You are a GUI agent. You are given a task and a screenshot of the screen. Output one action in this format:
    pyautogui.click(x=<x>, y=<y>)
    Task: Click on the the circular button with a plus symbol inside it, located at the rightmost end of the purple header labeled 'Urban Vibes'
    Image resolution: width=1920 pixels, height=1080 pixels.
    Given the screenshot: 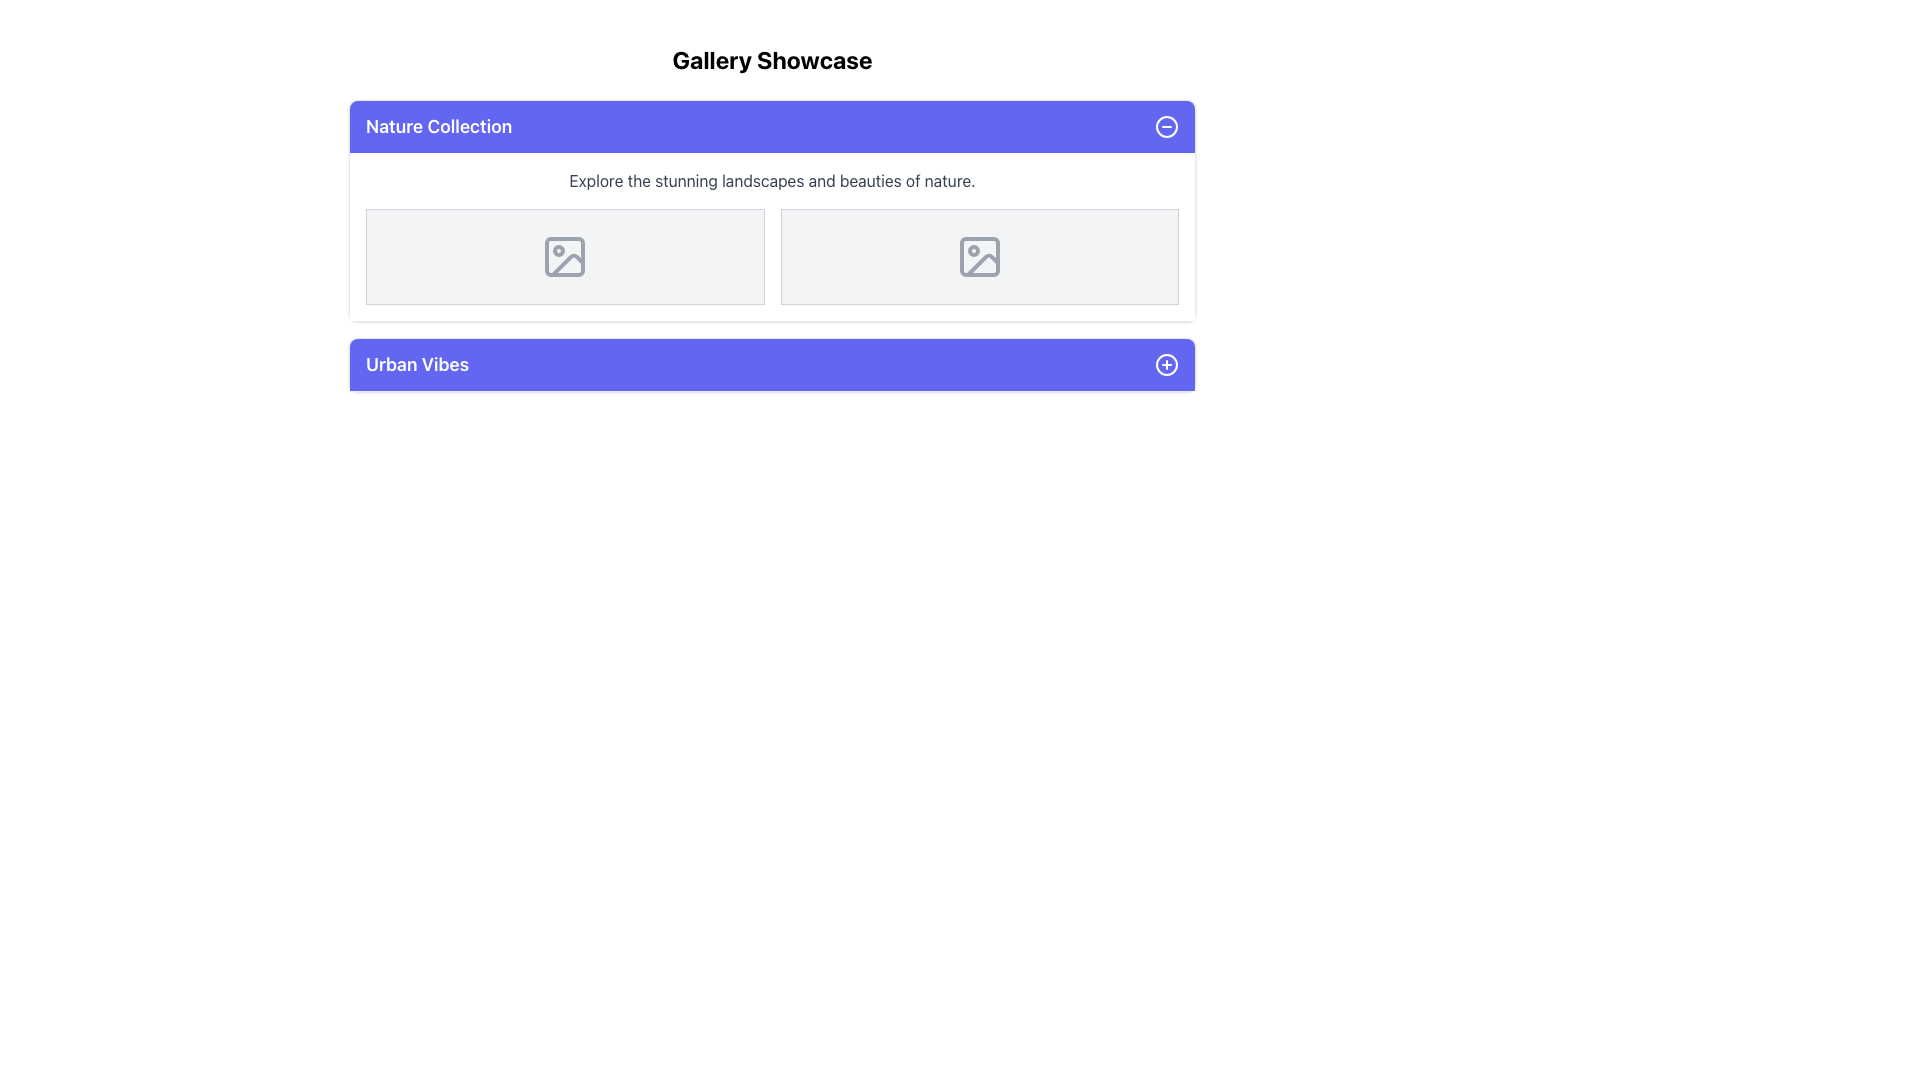 What is the action you would take?
    pyautogui.click(x=1166, y=365)
    